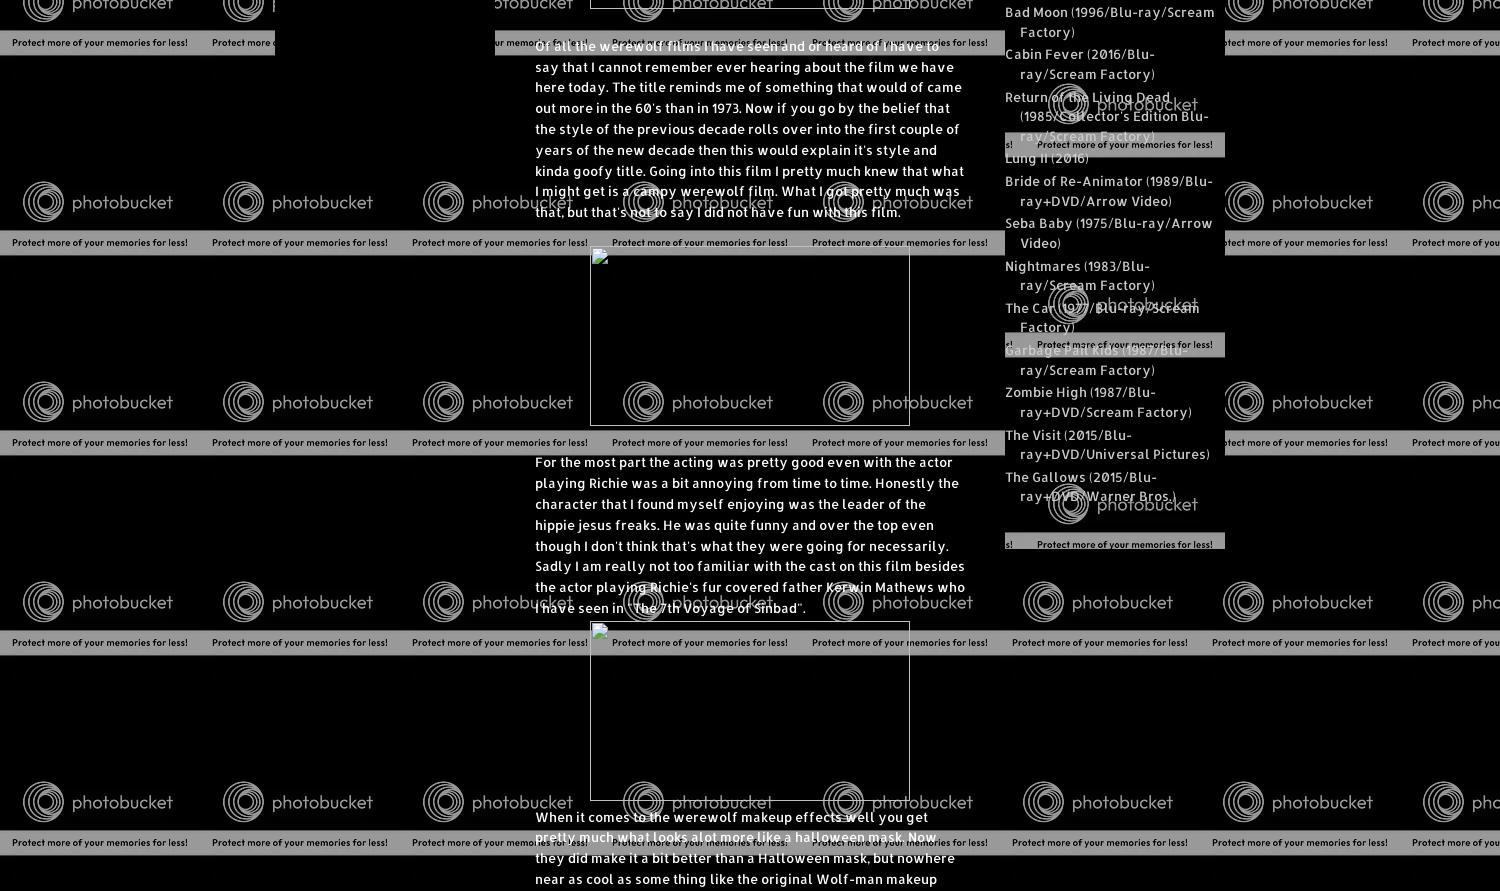 Image resolution: width=1500 pixels, height=891 pixels. I want to click on 'Garbage Pail Kids (1987/Blu-ray/Scream Factory)', so click(1095, 359).